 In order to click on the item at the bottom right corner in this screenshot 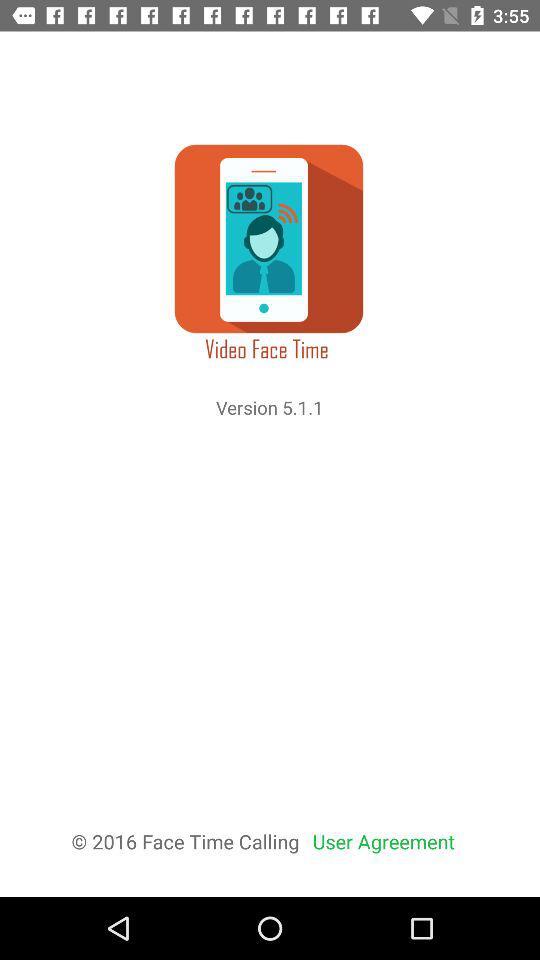, I will do `click(383, 840)`.